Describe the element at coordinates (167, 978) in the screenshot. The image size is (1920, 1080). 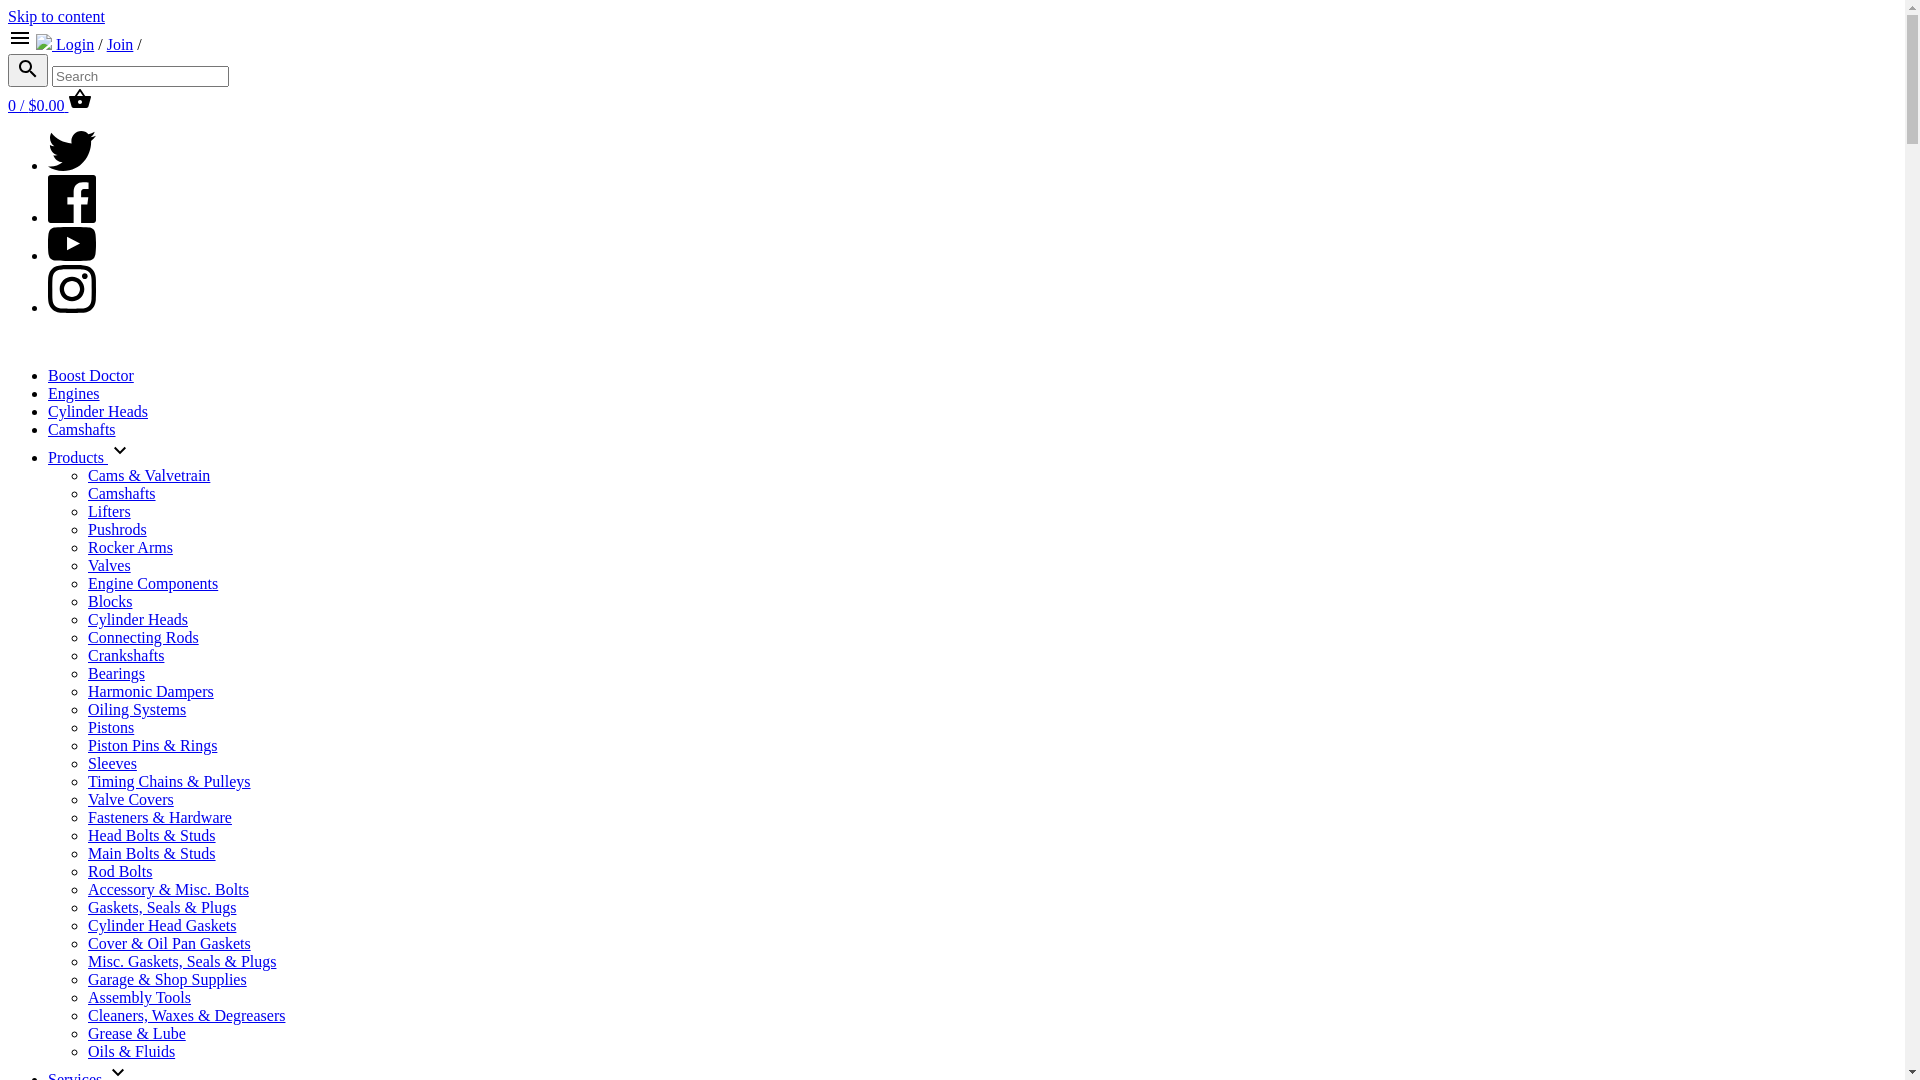
I see `'Garage & Shop Supplies'` at that location.